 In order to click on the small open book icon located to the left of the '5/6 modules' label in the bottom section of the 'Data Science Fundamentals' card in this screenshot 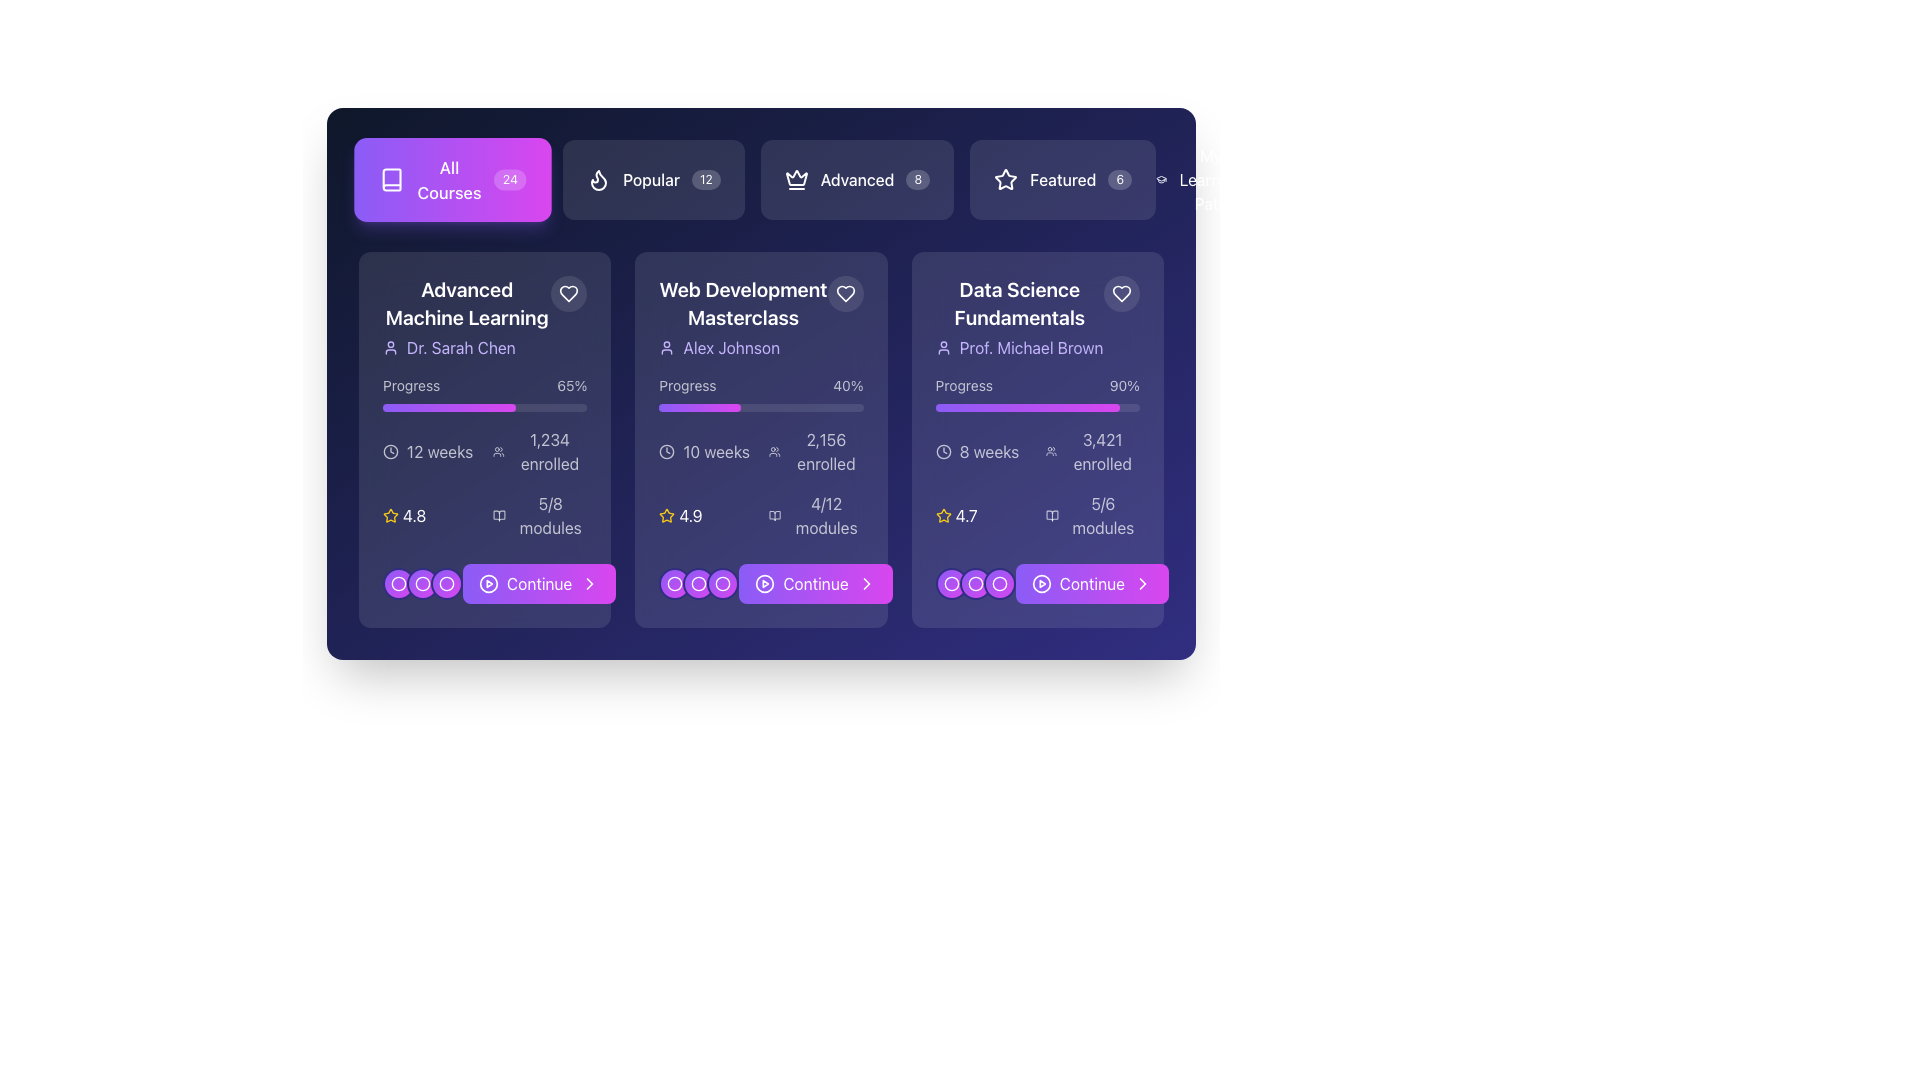, I will do `click(1051, 515)`.